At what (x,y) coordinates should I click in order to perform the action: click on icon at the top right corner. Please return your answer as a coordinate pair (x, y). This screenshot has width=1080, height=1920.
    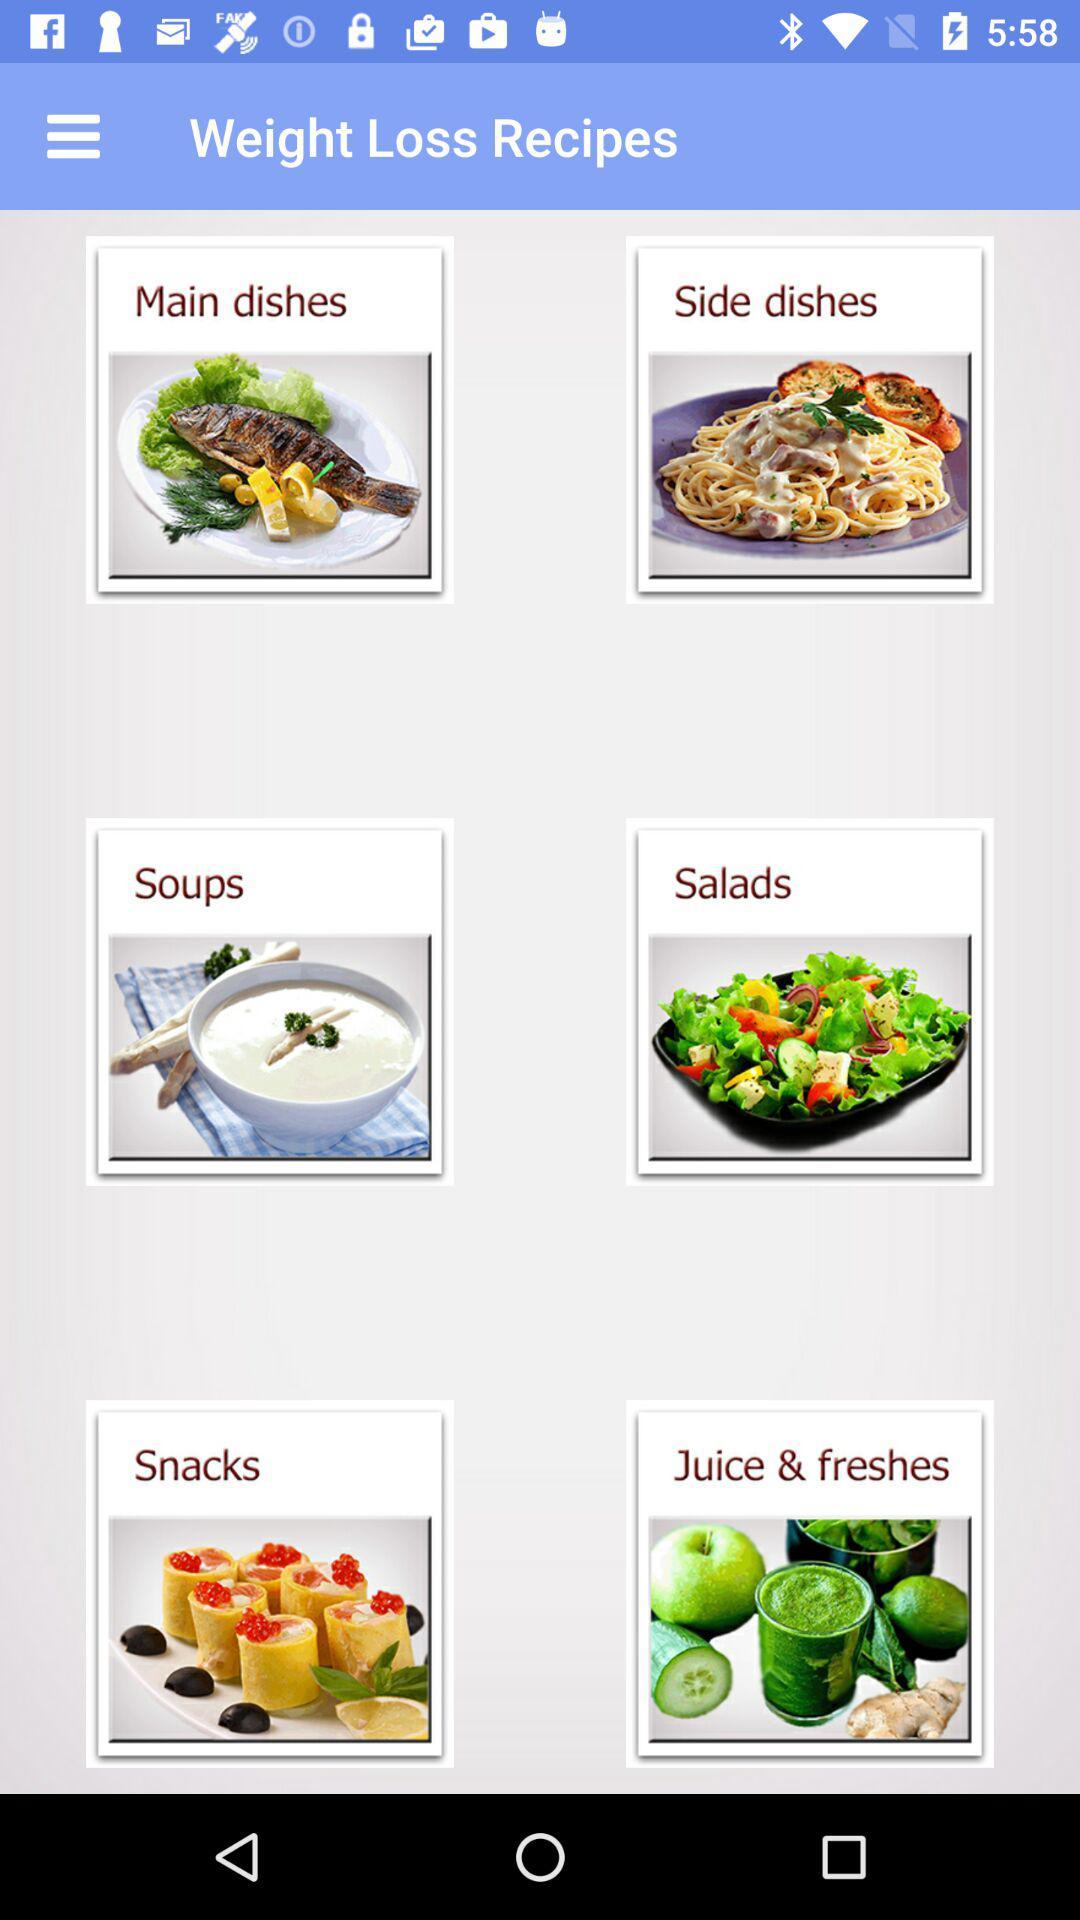
    Looking at the image, I should click on (810, 419).